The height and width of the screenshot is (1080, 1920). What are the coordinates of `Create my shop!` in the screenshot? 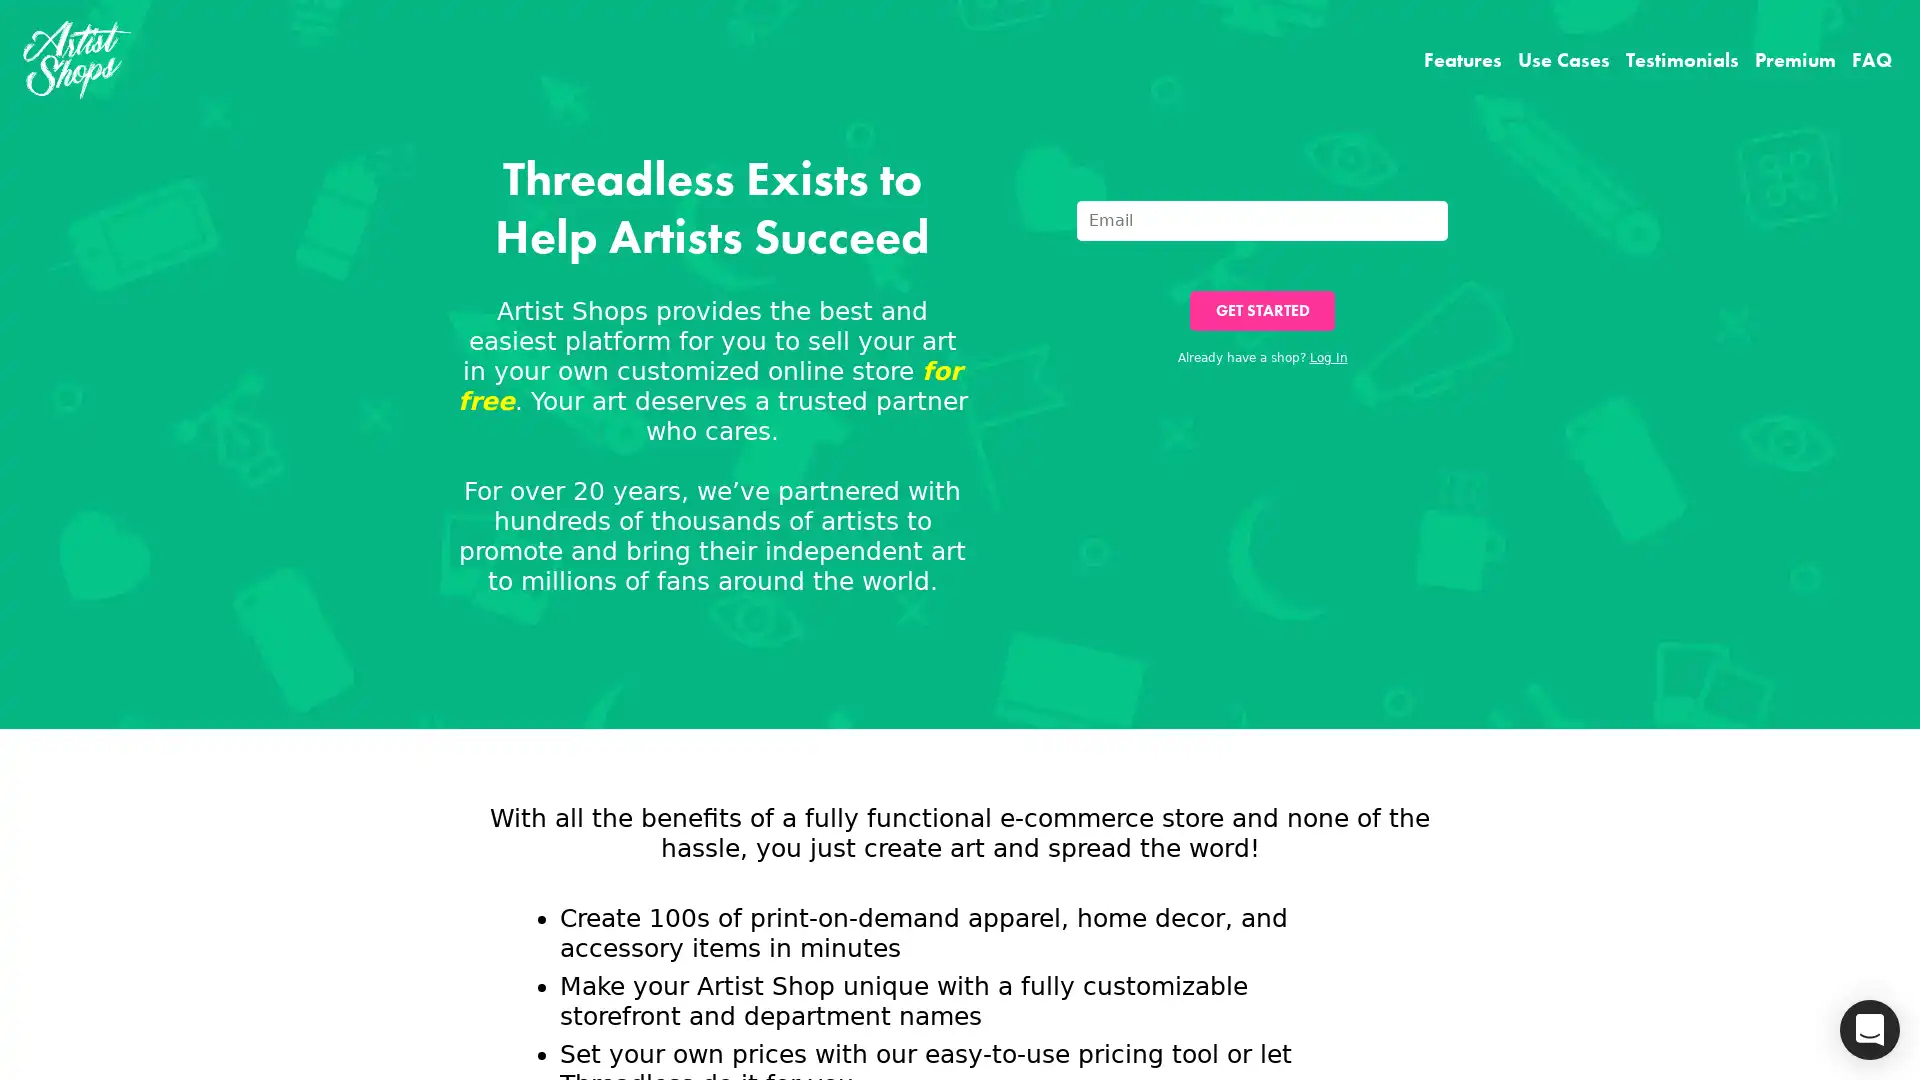 It's located at (1153, 676).